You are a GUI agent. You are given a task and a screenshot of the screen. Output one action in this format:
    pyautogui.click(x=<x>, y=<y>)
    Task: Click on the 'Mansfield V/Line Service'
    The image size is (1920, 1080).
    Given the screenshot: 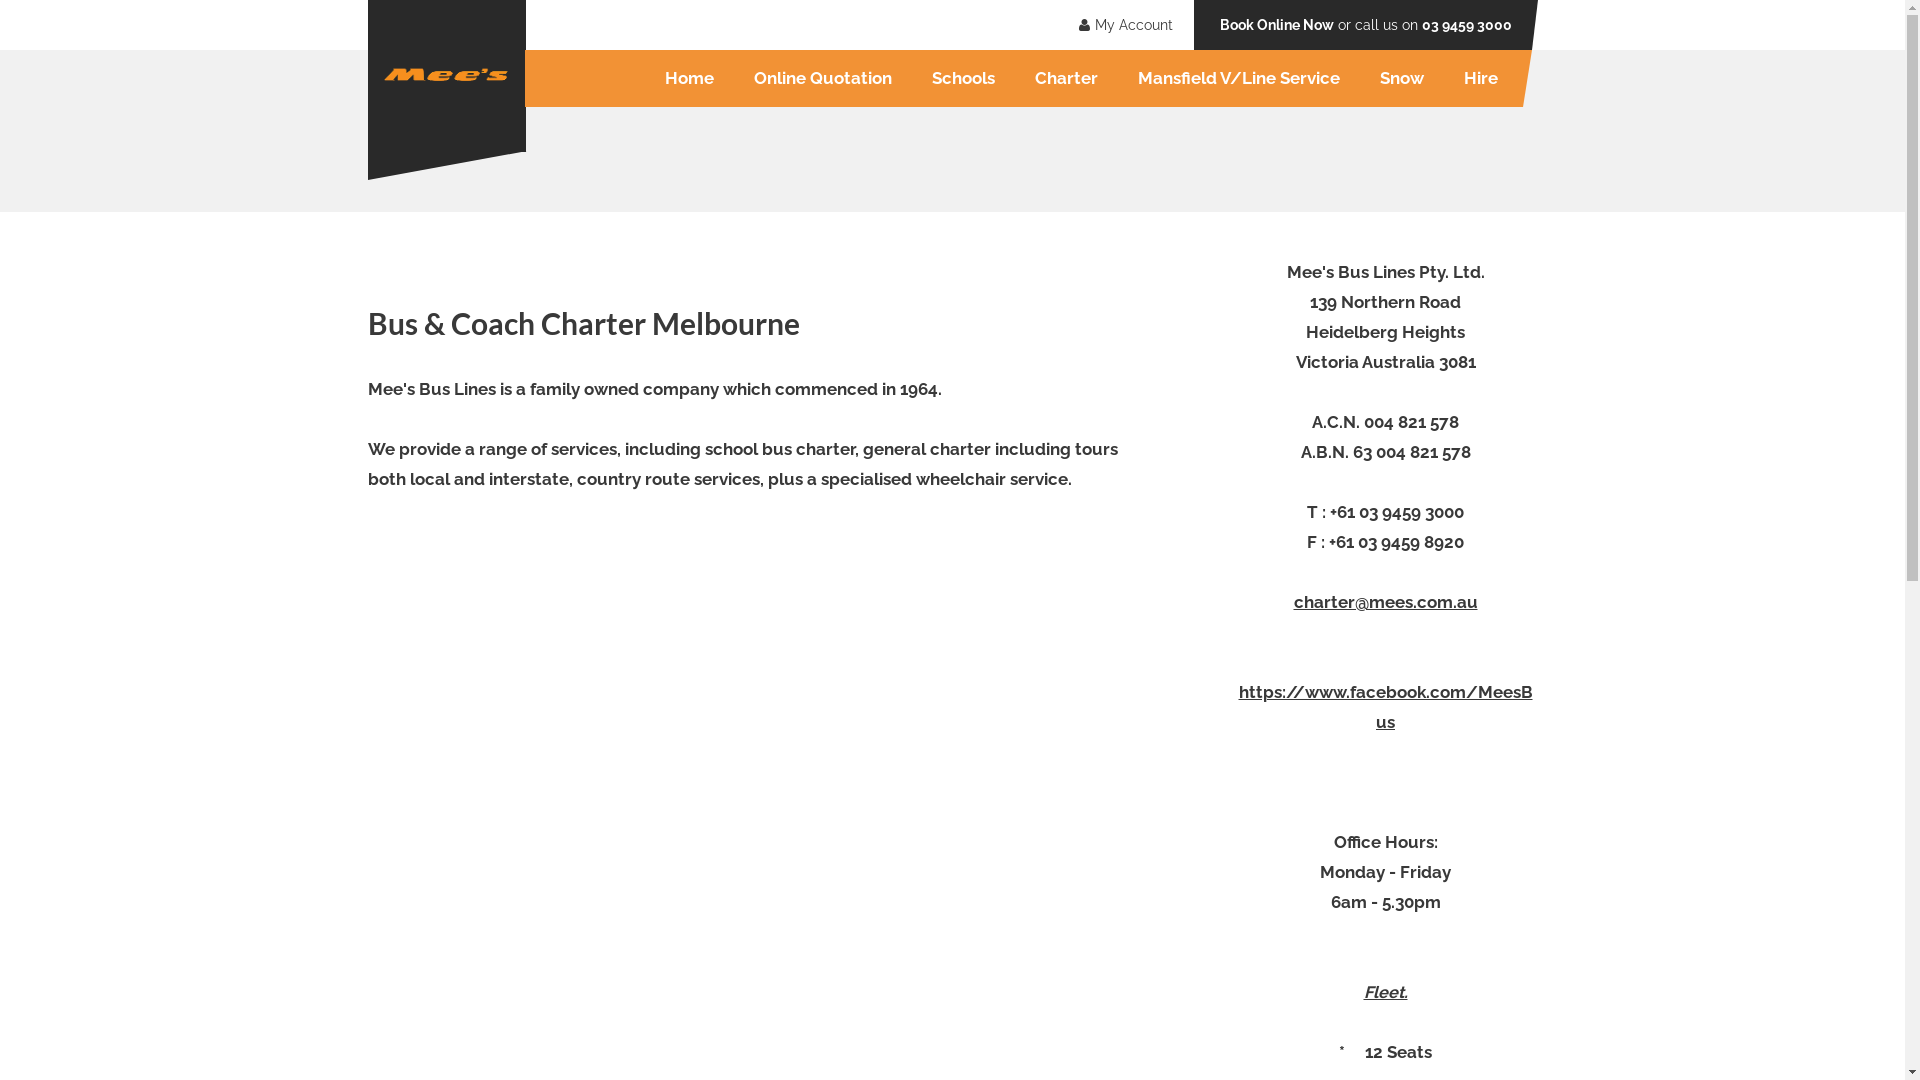 What is the action you would take?
    pyautogui.click(x=1237, y=77)
    